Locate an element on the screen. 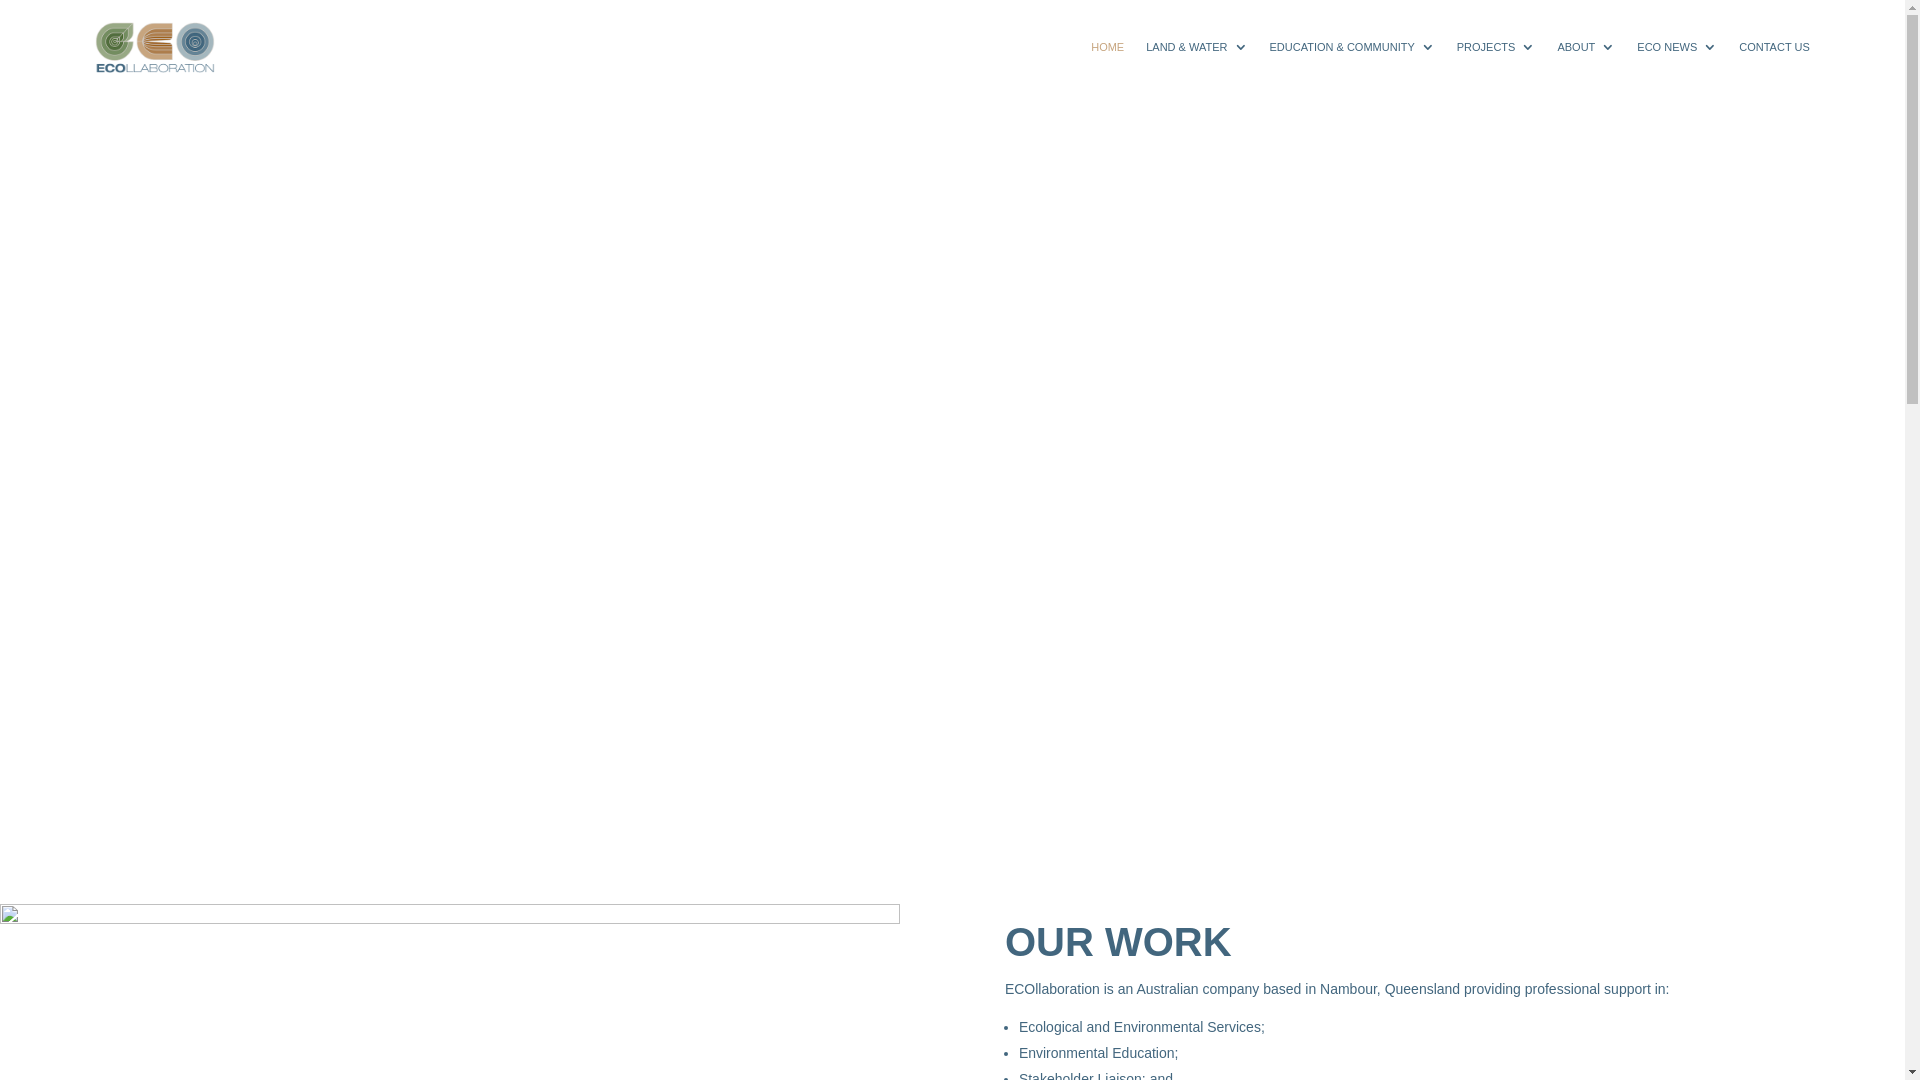  'CONTACT US' is located at coordinates (1737, 46).